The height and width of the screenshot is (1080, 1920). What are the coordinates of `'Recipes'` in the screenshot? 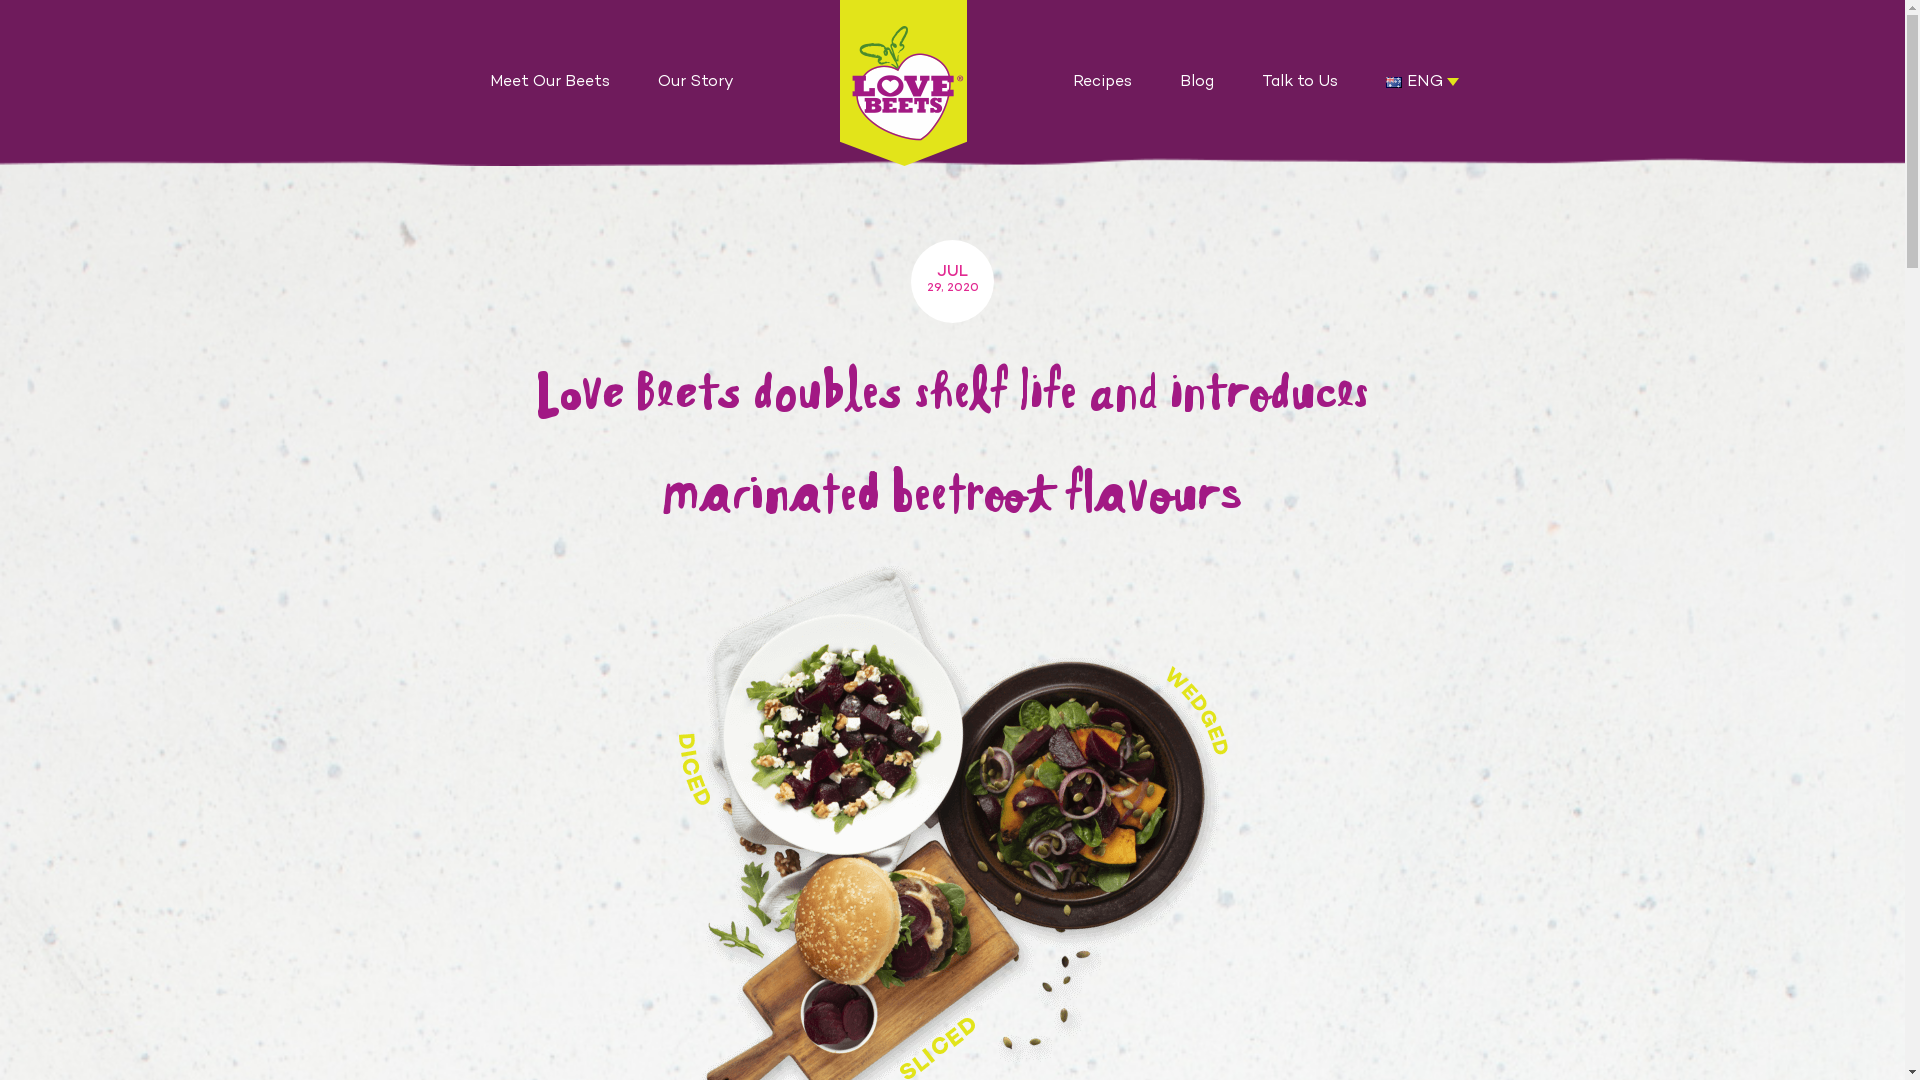 It's located at (1101, 82).